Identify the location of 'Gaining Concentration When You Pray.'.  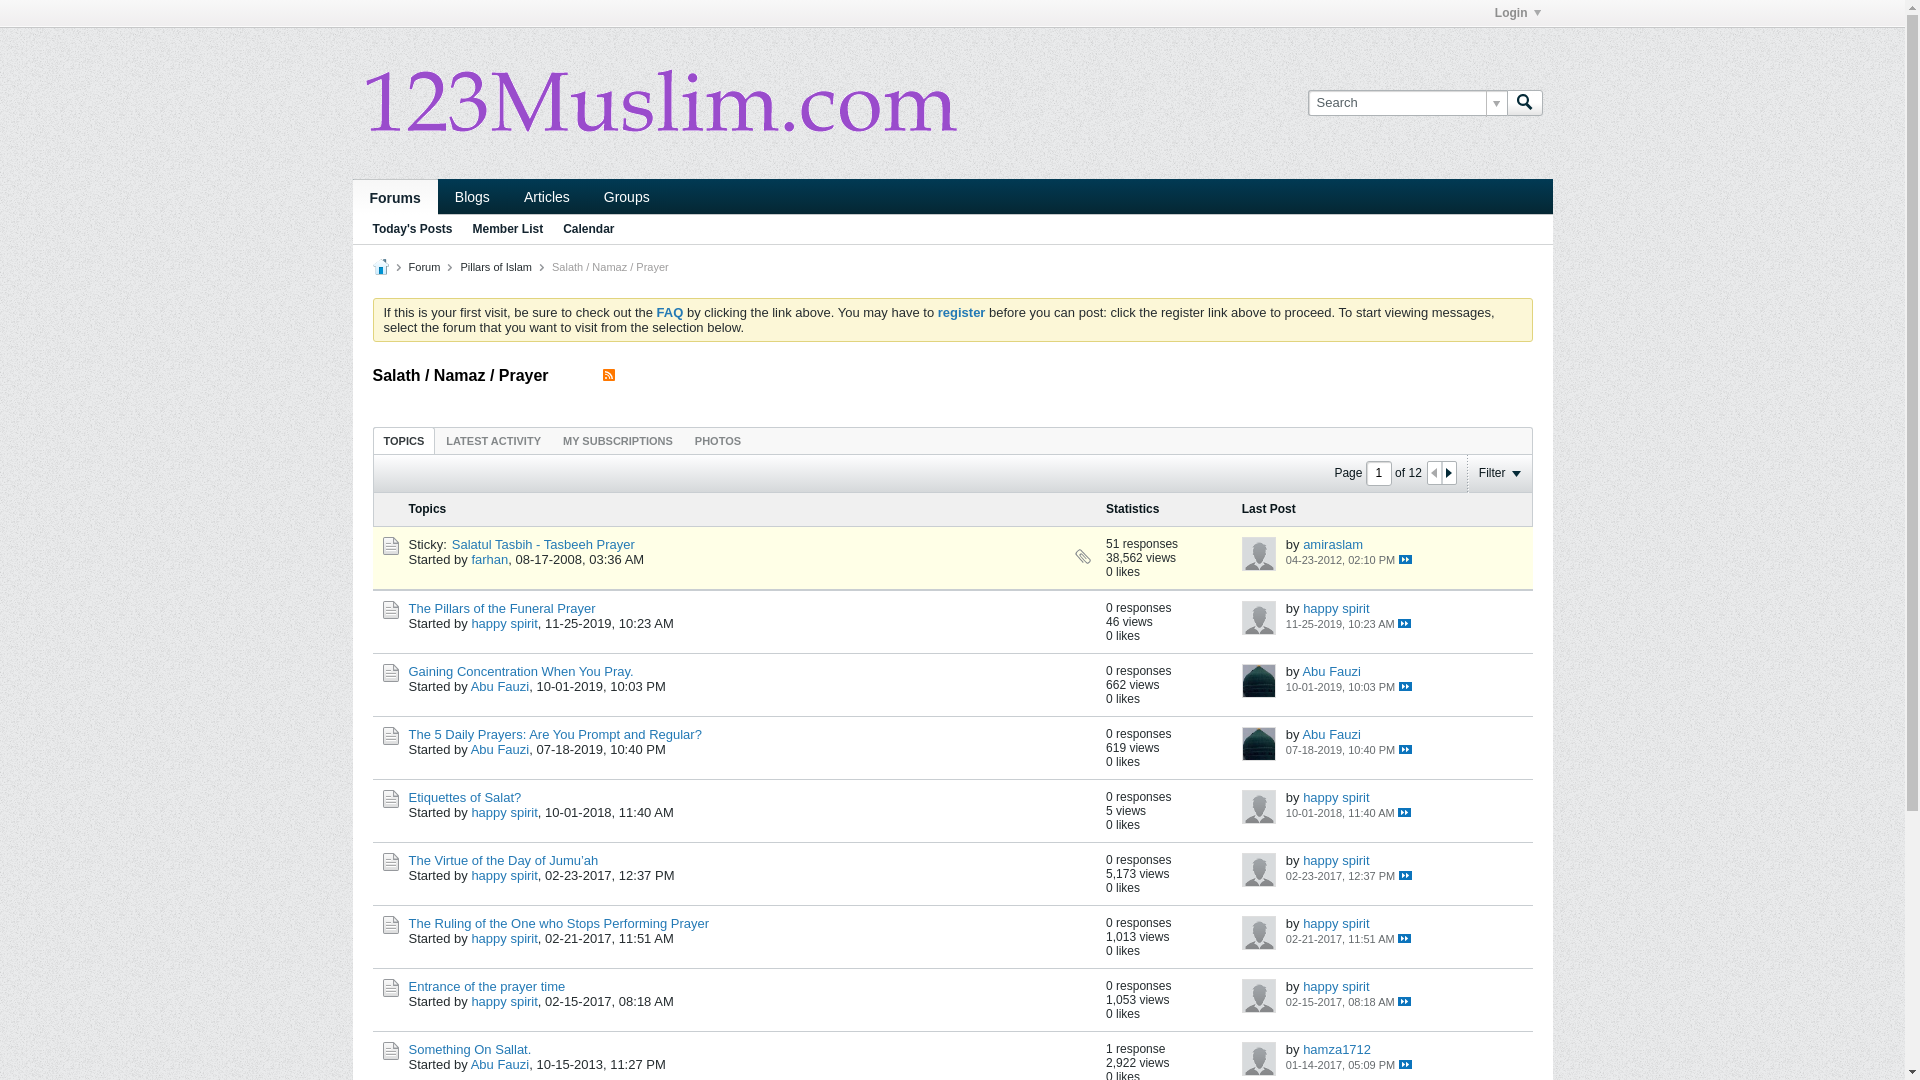
(520, 671).